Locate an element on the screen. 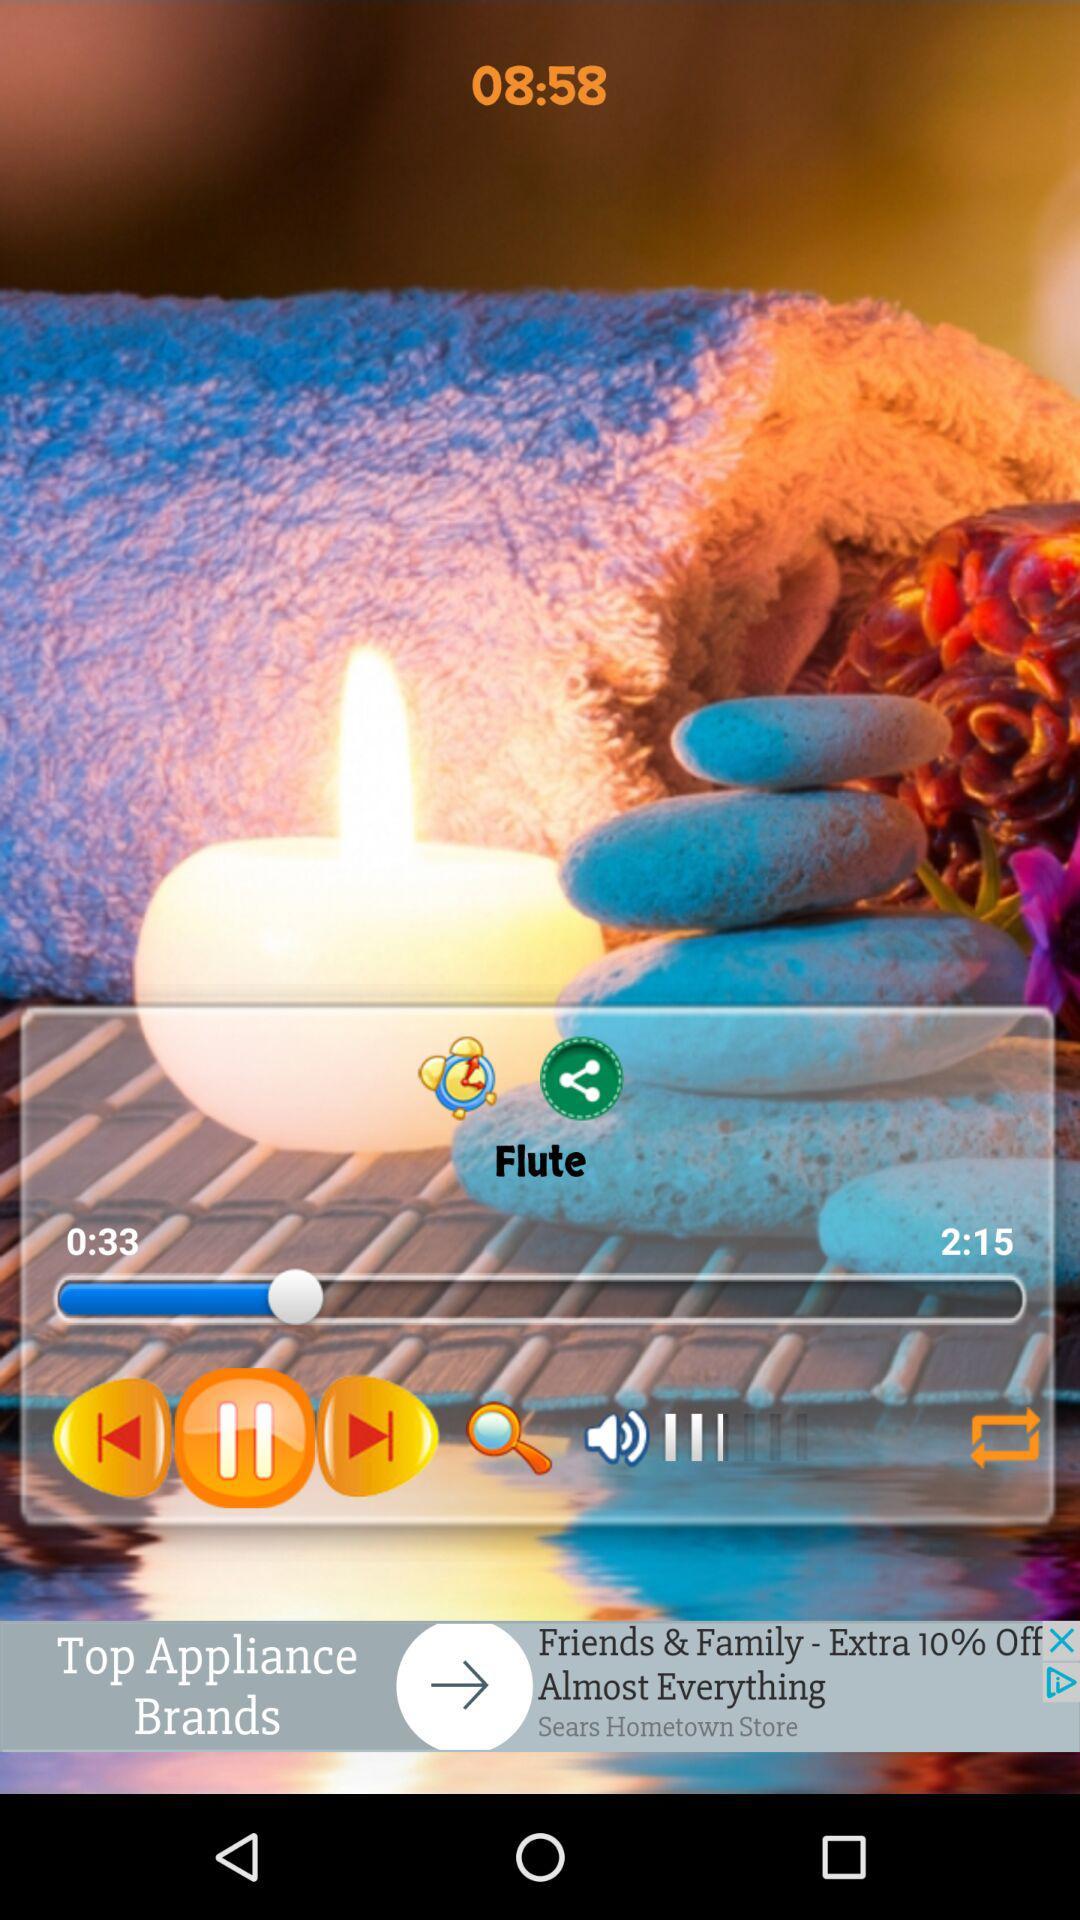 The width and height of the screenshot is (1080, 1920). share is located at coordinates (582, 1077).